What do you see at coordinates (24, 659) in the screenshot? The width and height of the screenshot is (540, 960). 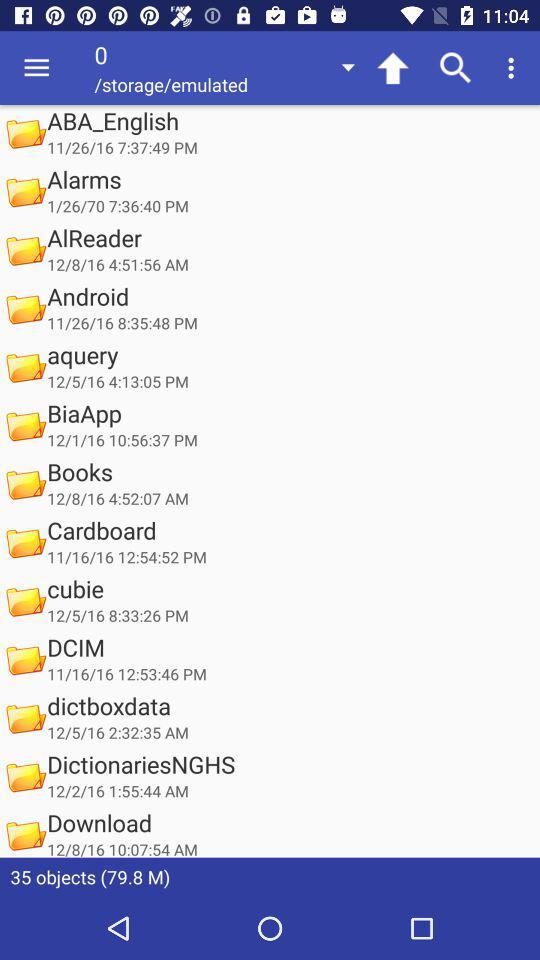 I see `the icon left to the dcim` at bounding box center [24, 659].